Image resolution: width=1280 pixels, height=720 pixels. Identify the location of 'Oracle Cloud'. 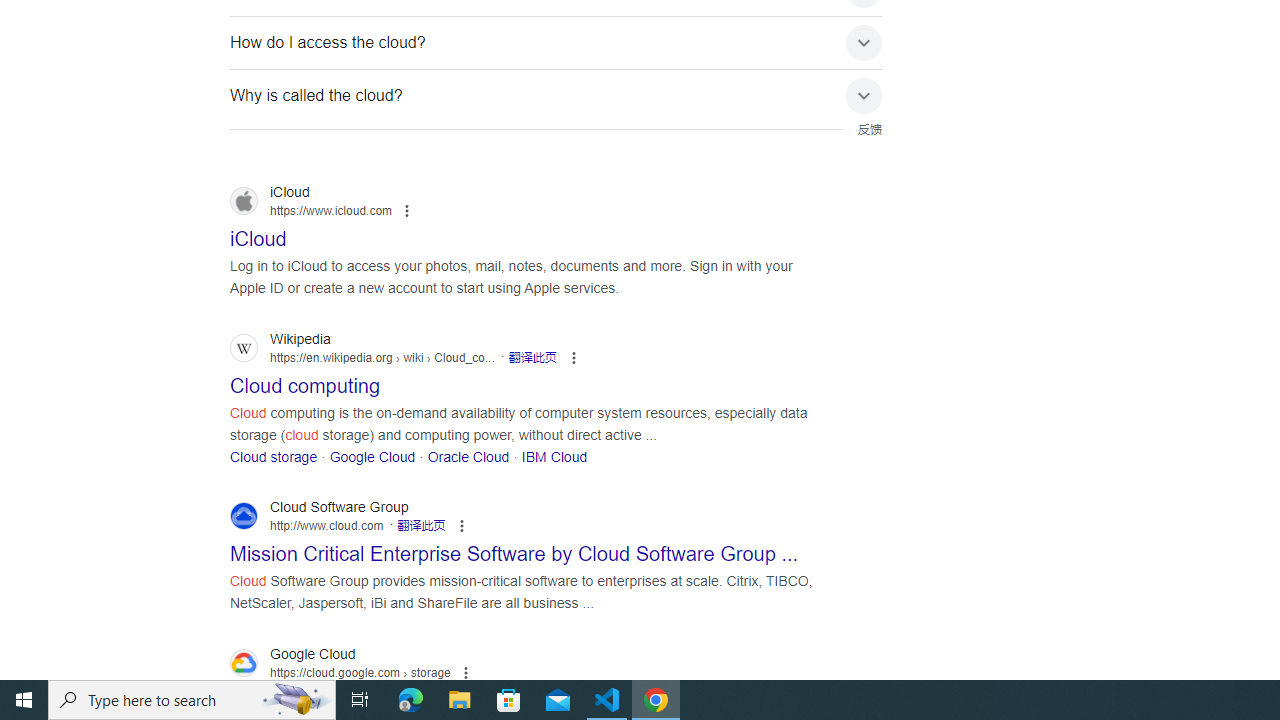
(467, 456).